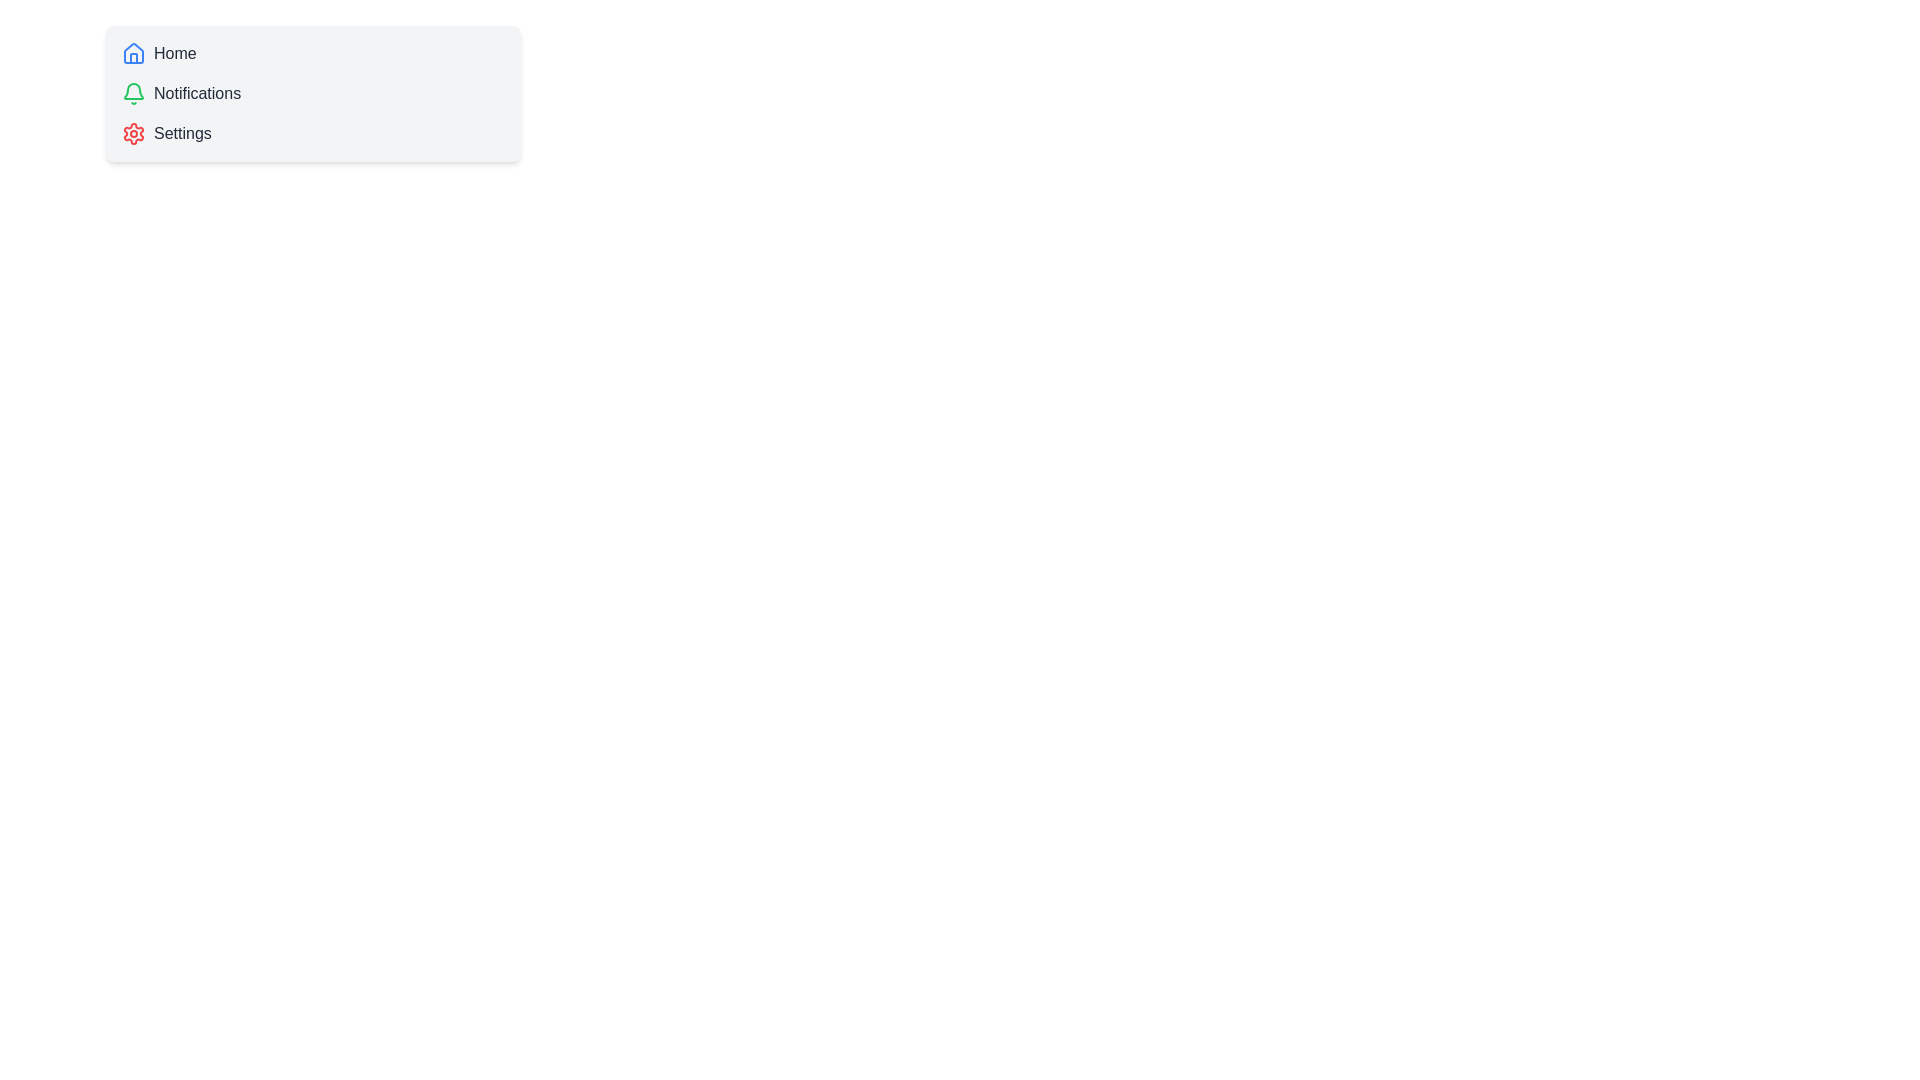  Describe the element at coordinates (182, 134) in the screenshot. I see `the 'Settings' text label, which is the third item in a vertical list of options` at that location.